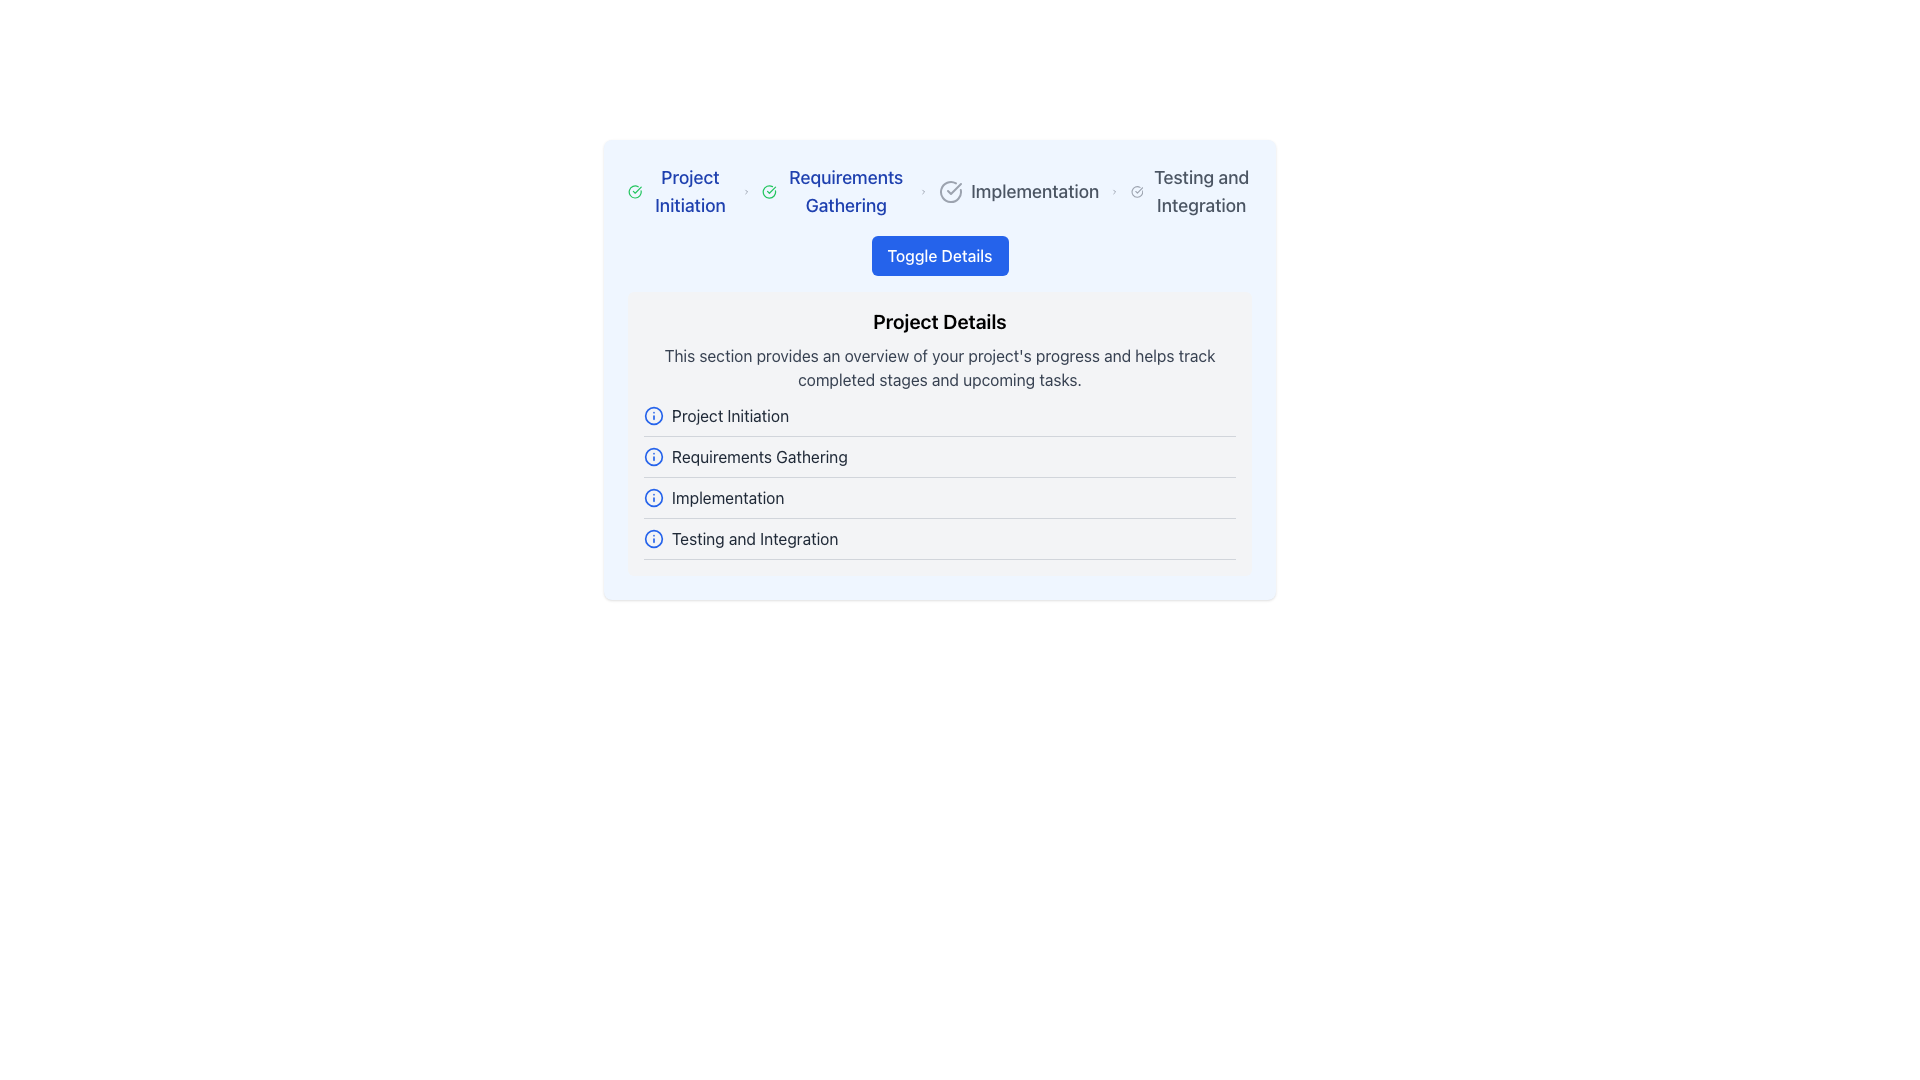  What do you see at coordinates (939, 370) in the screenshot?
I see `the 'Project Details' summary section, which contains a title, description, and stages of the project, to interact with its related elements` at bounding box center [939, 370].